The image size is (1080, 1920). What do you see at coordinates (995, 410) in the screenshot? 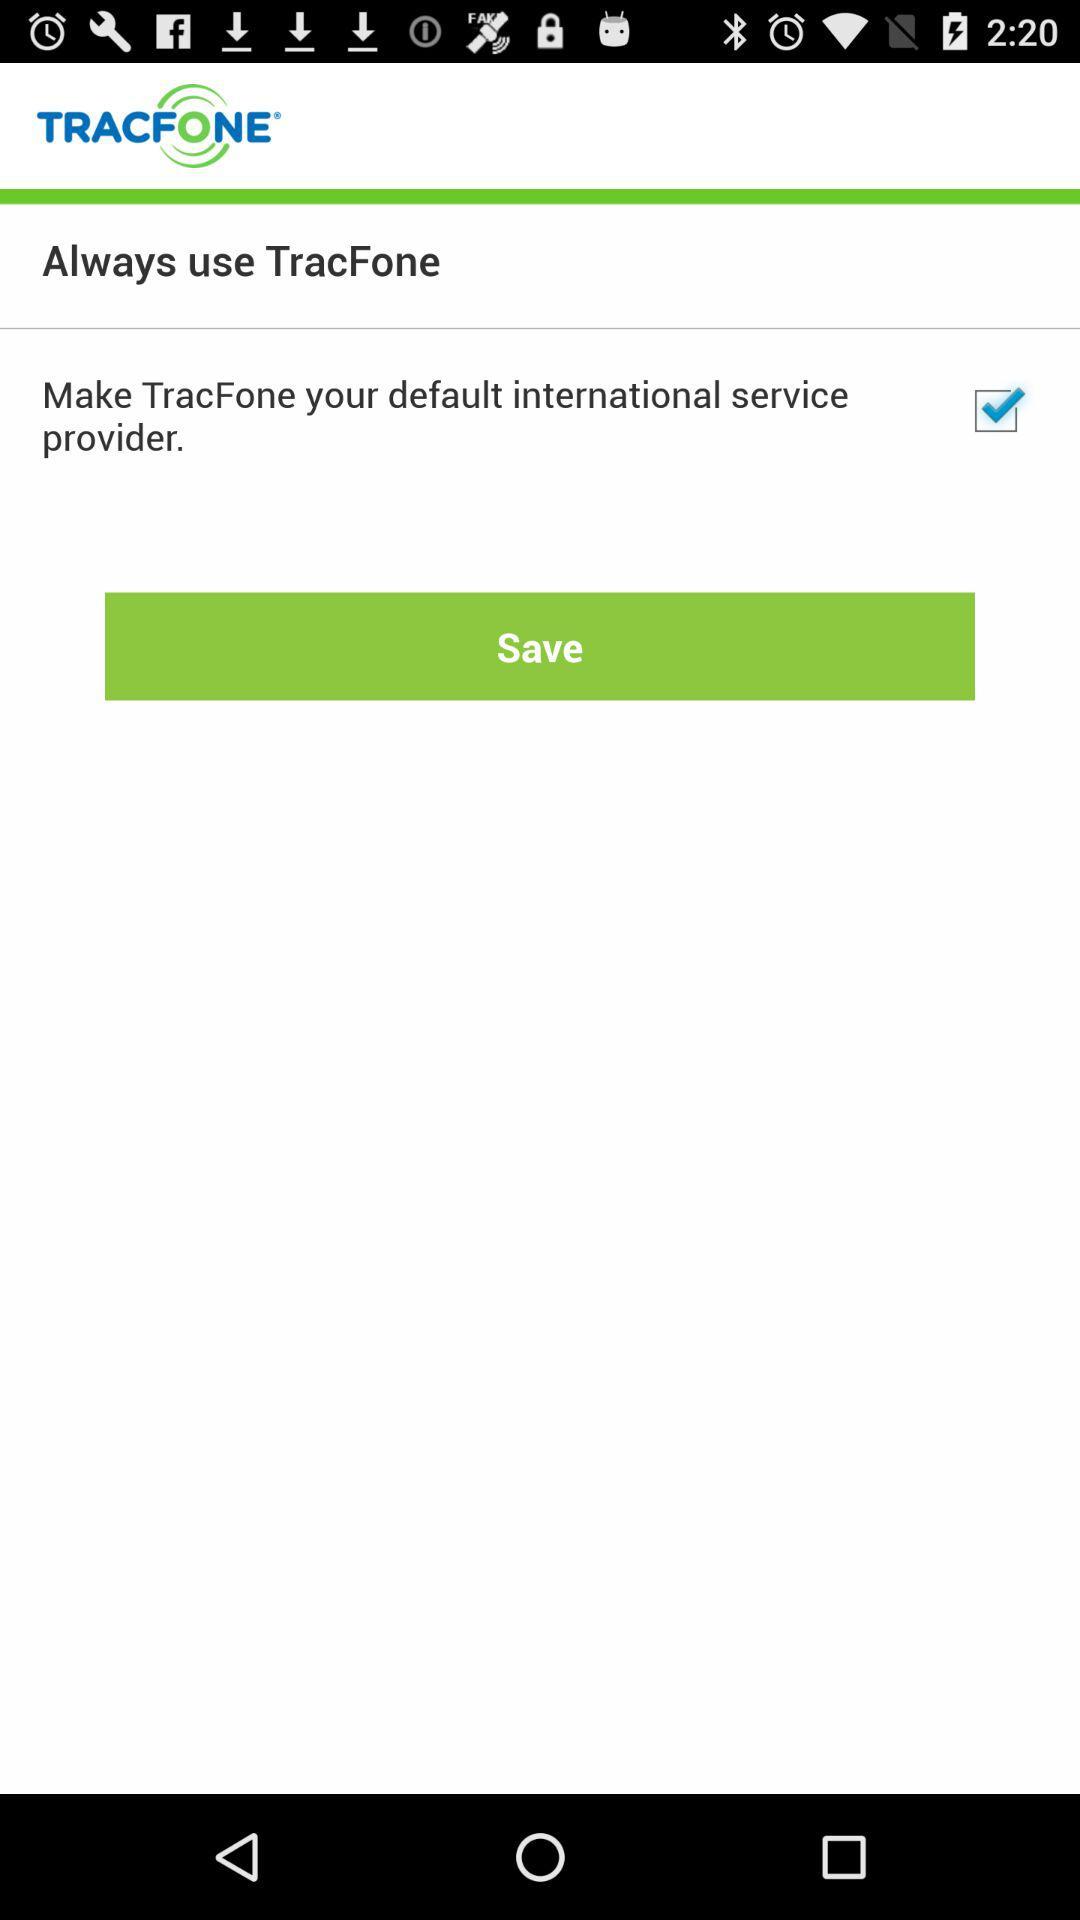
I see `item at the top right corner` at bounding box center [995, 410].